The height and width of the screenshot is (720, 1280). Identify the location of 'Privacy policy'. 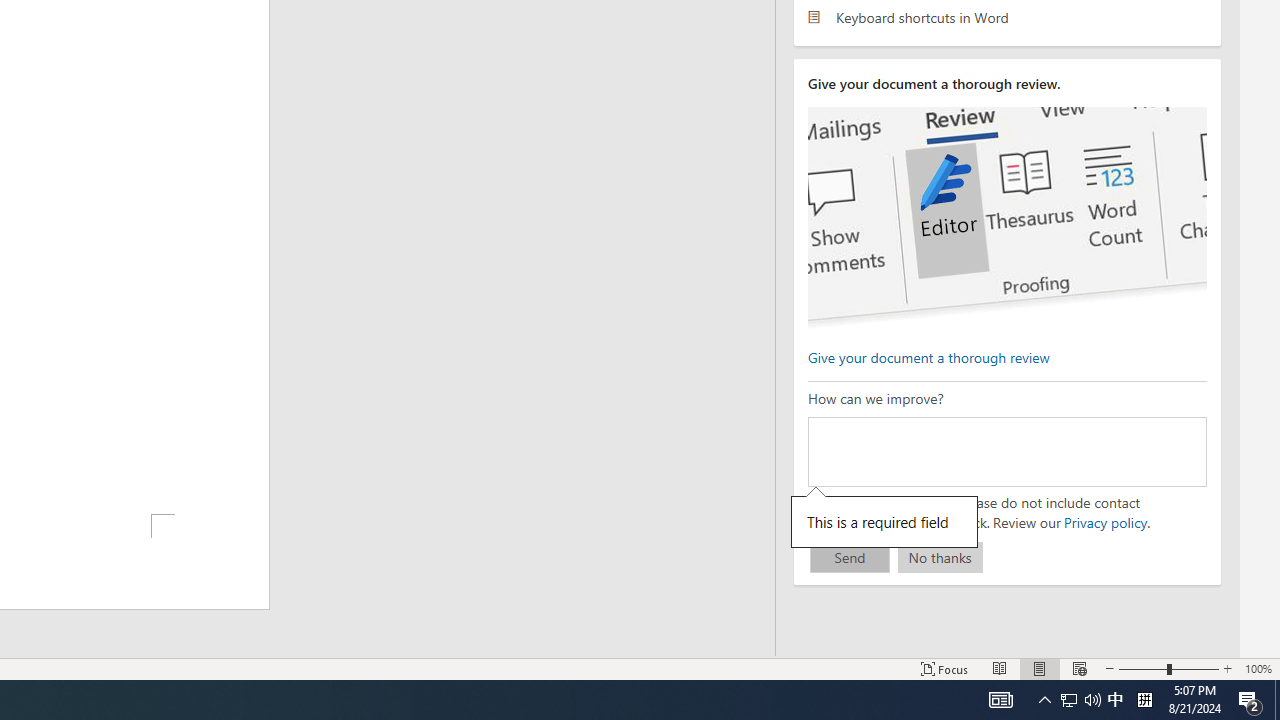
(1104, 521).